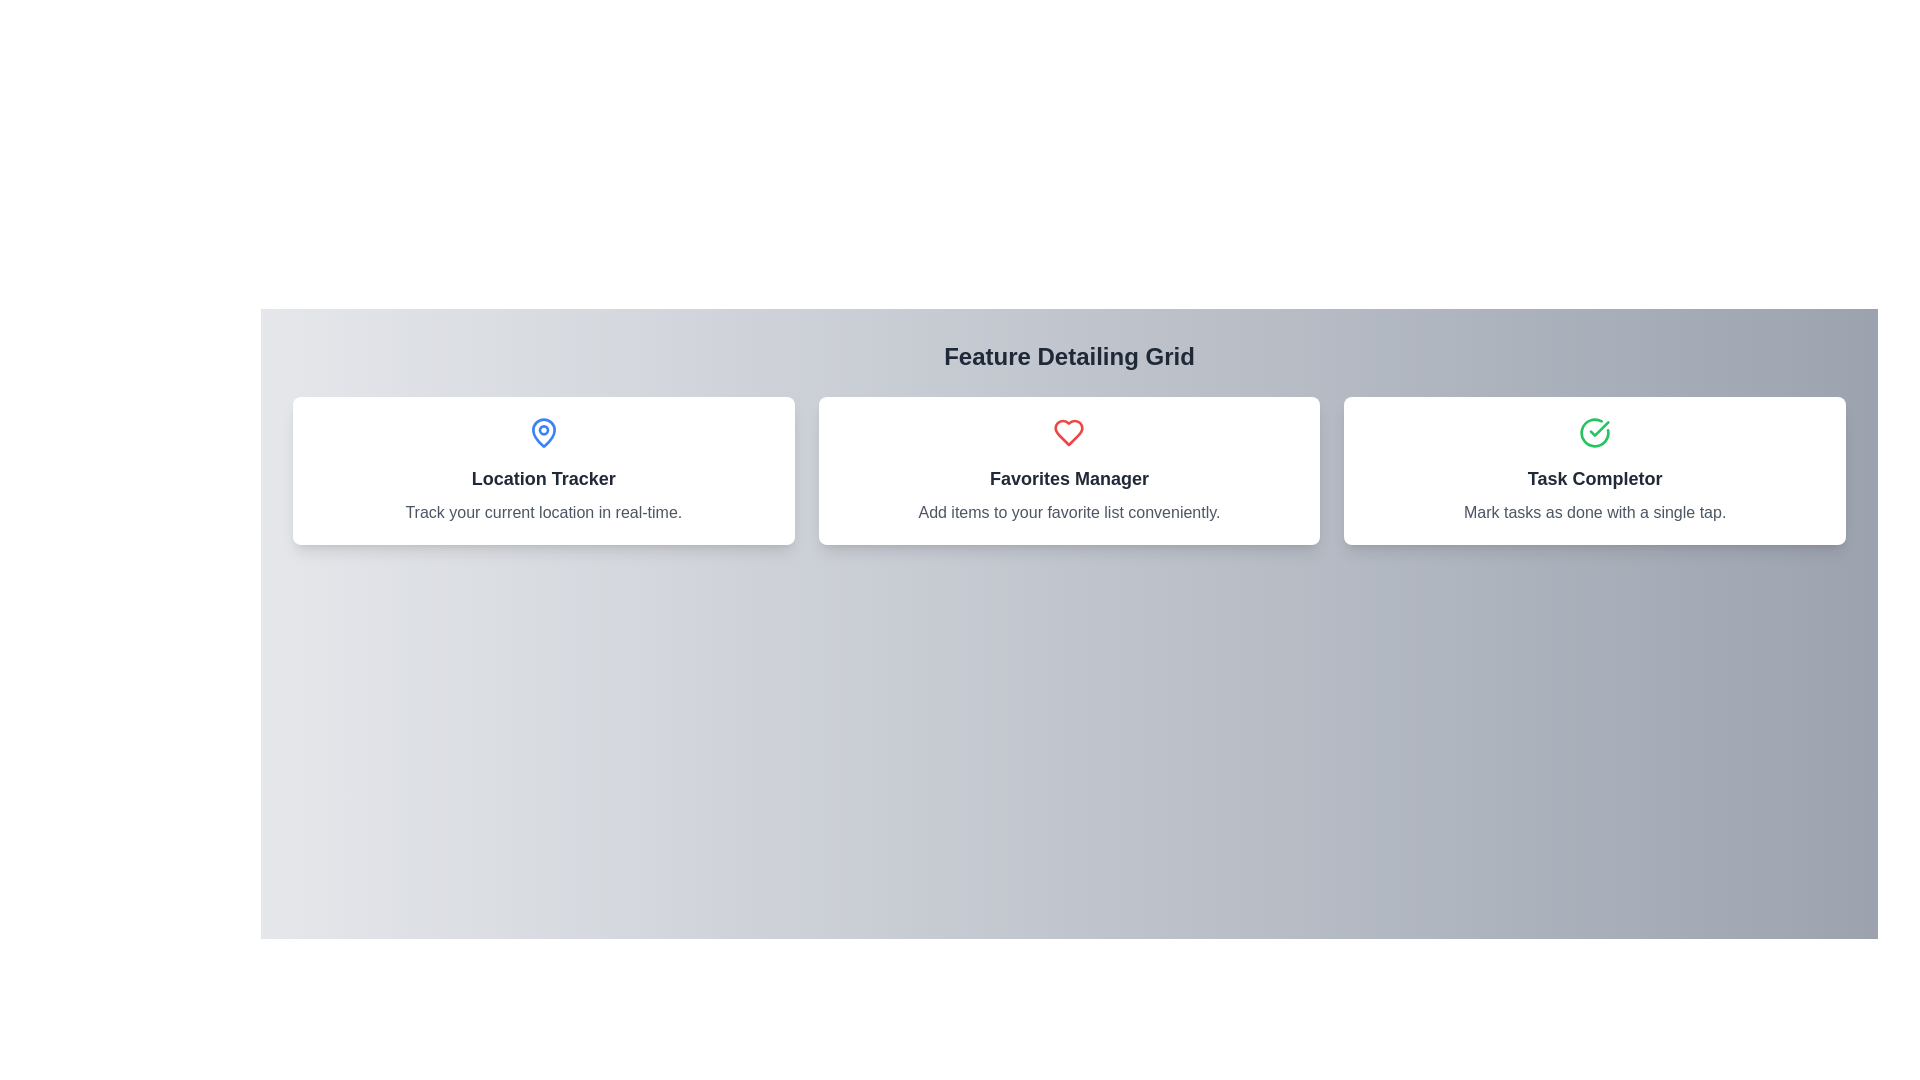 The image size is (1920, 1080). What do you see at coordinates (1594, 431) in the screenshot?
I see `the completion icon located at the center of the 'Task Completor' card, which visually indicates the successful operation of the task` at bounding box center [1594, 431].